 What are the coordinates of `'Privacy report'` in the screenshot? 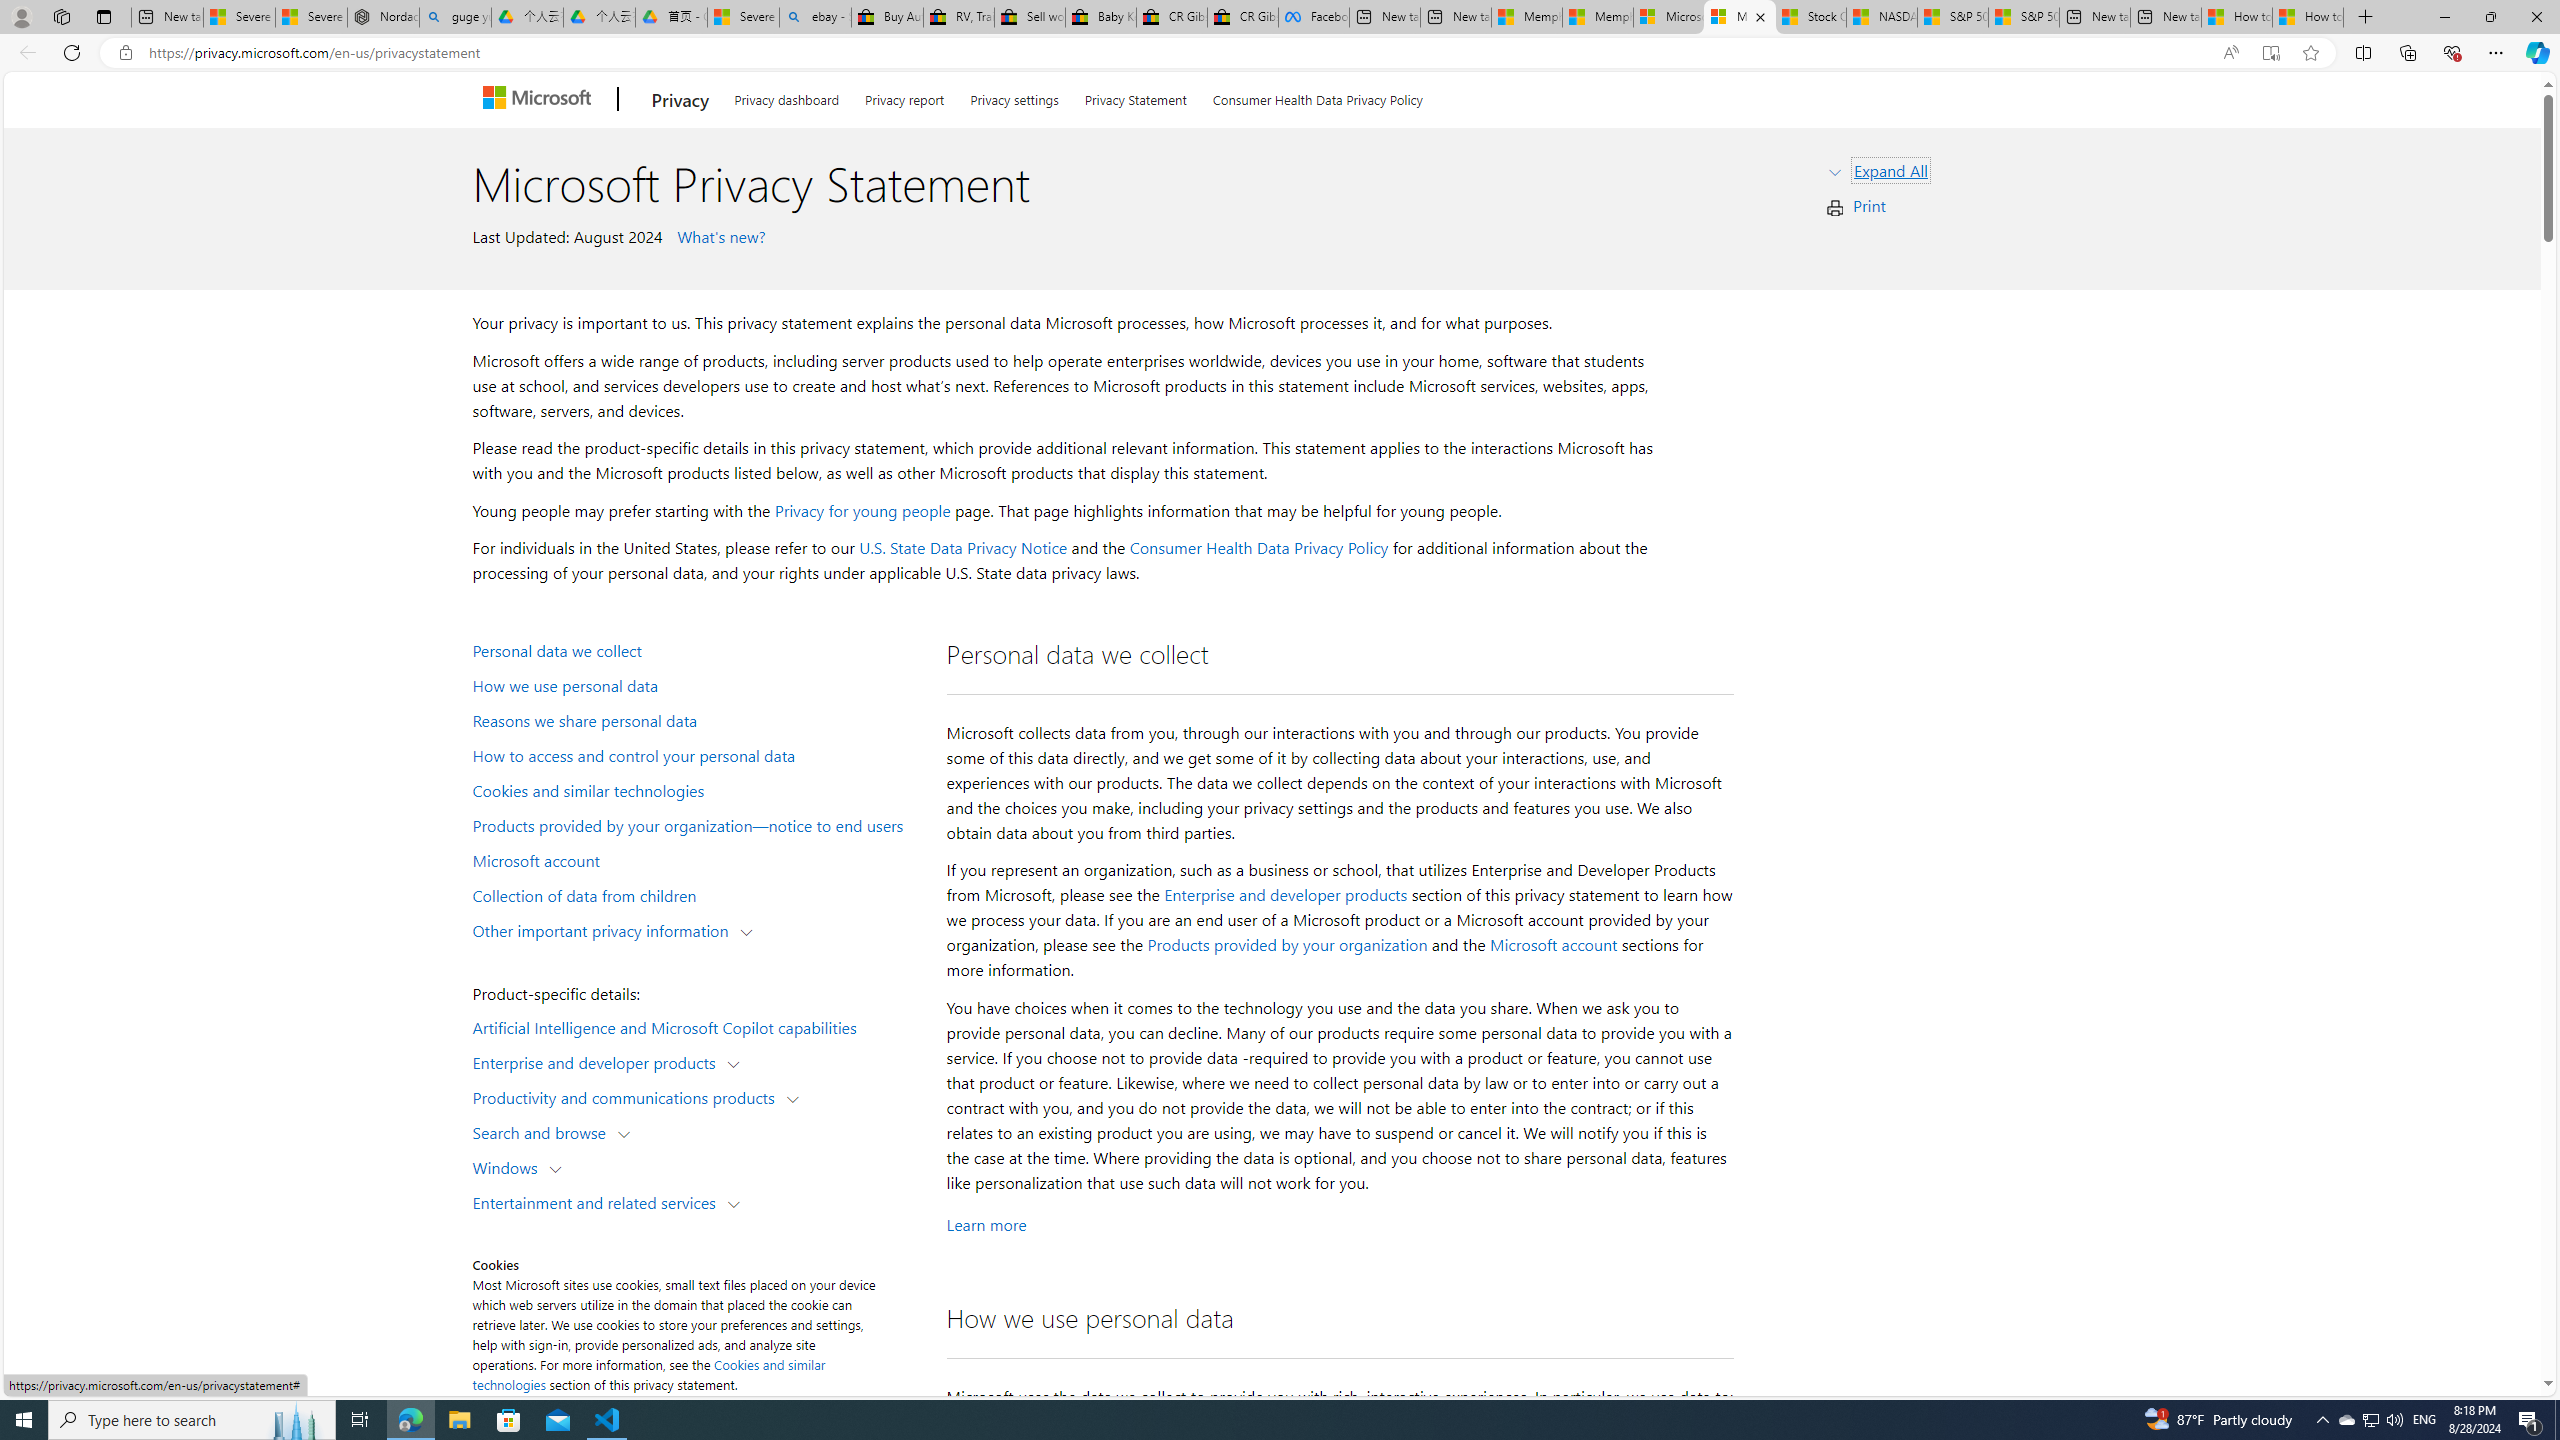 It's located at (904, 96).